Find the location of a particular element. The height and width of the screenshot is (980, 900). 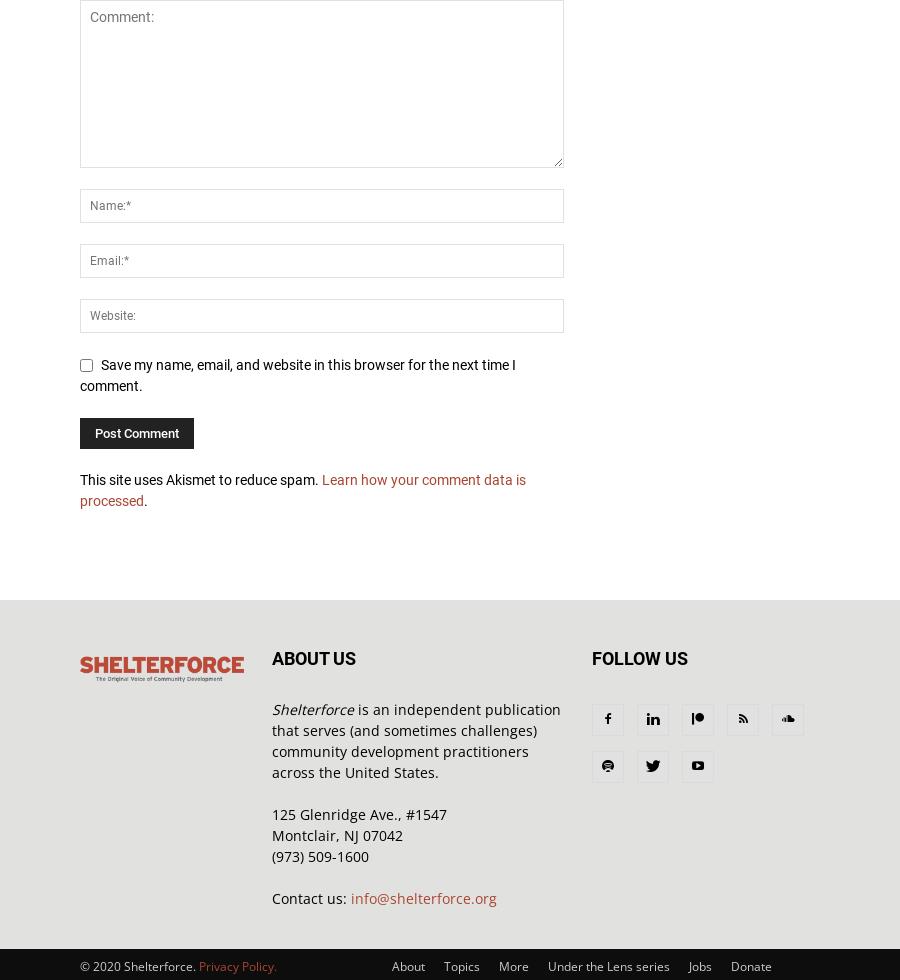

'.' is located at coordinates (145, 500).